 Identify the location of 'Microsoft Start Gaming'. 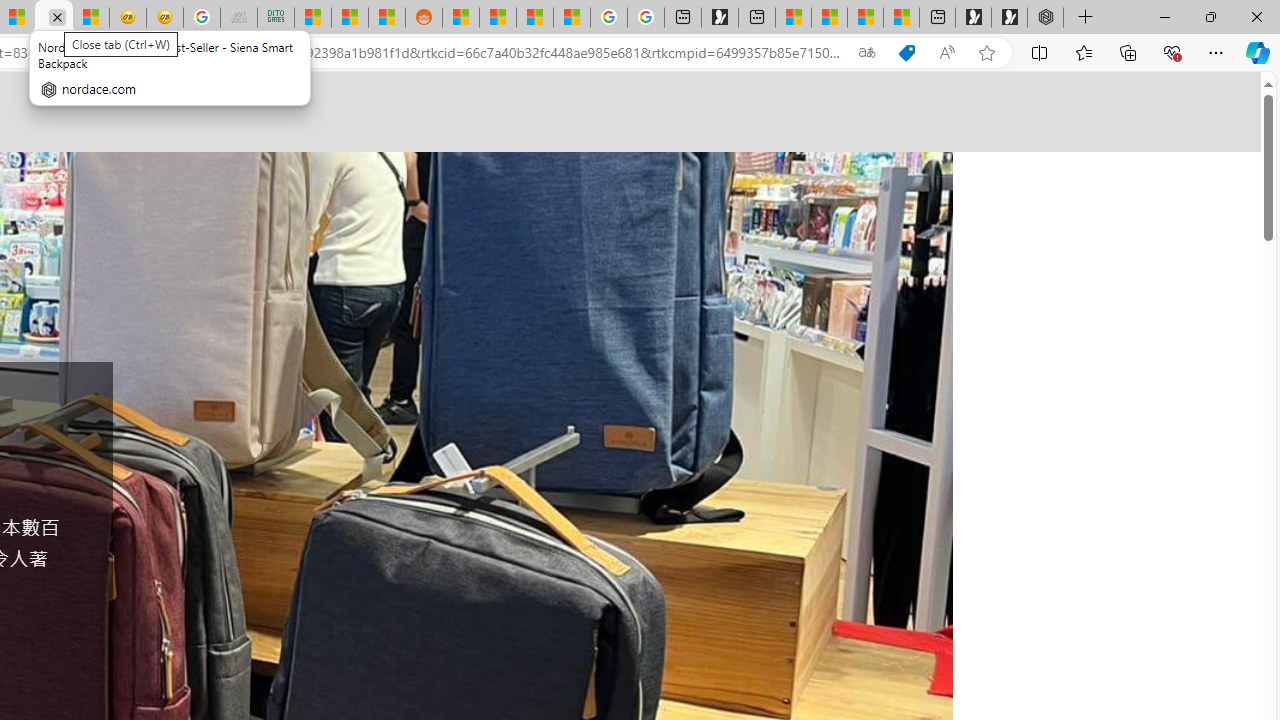
(720, 17).